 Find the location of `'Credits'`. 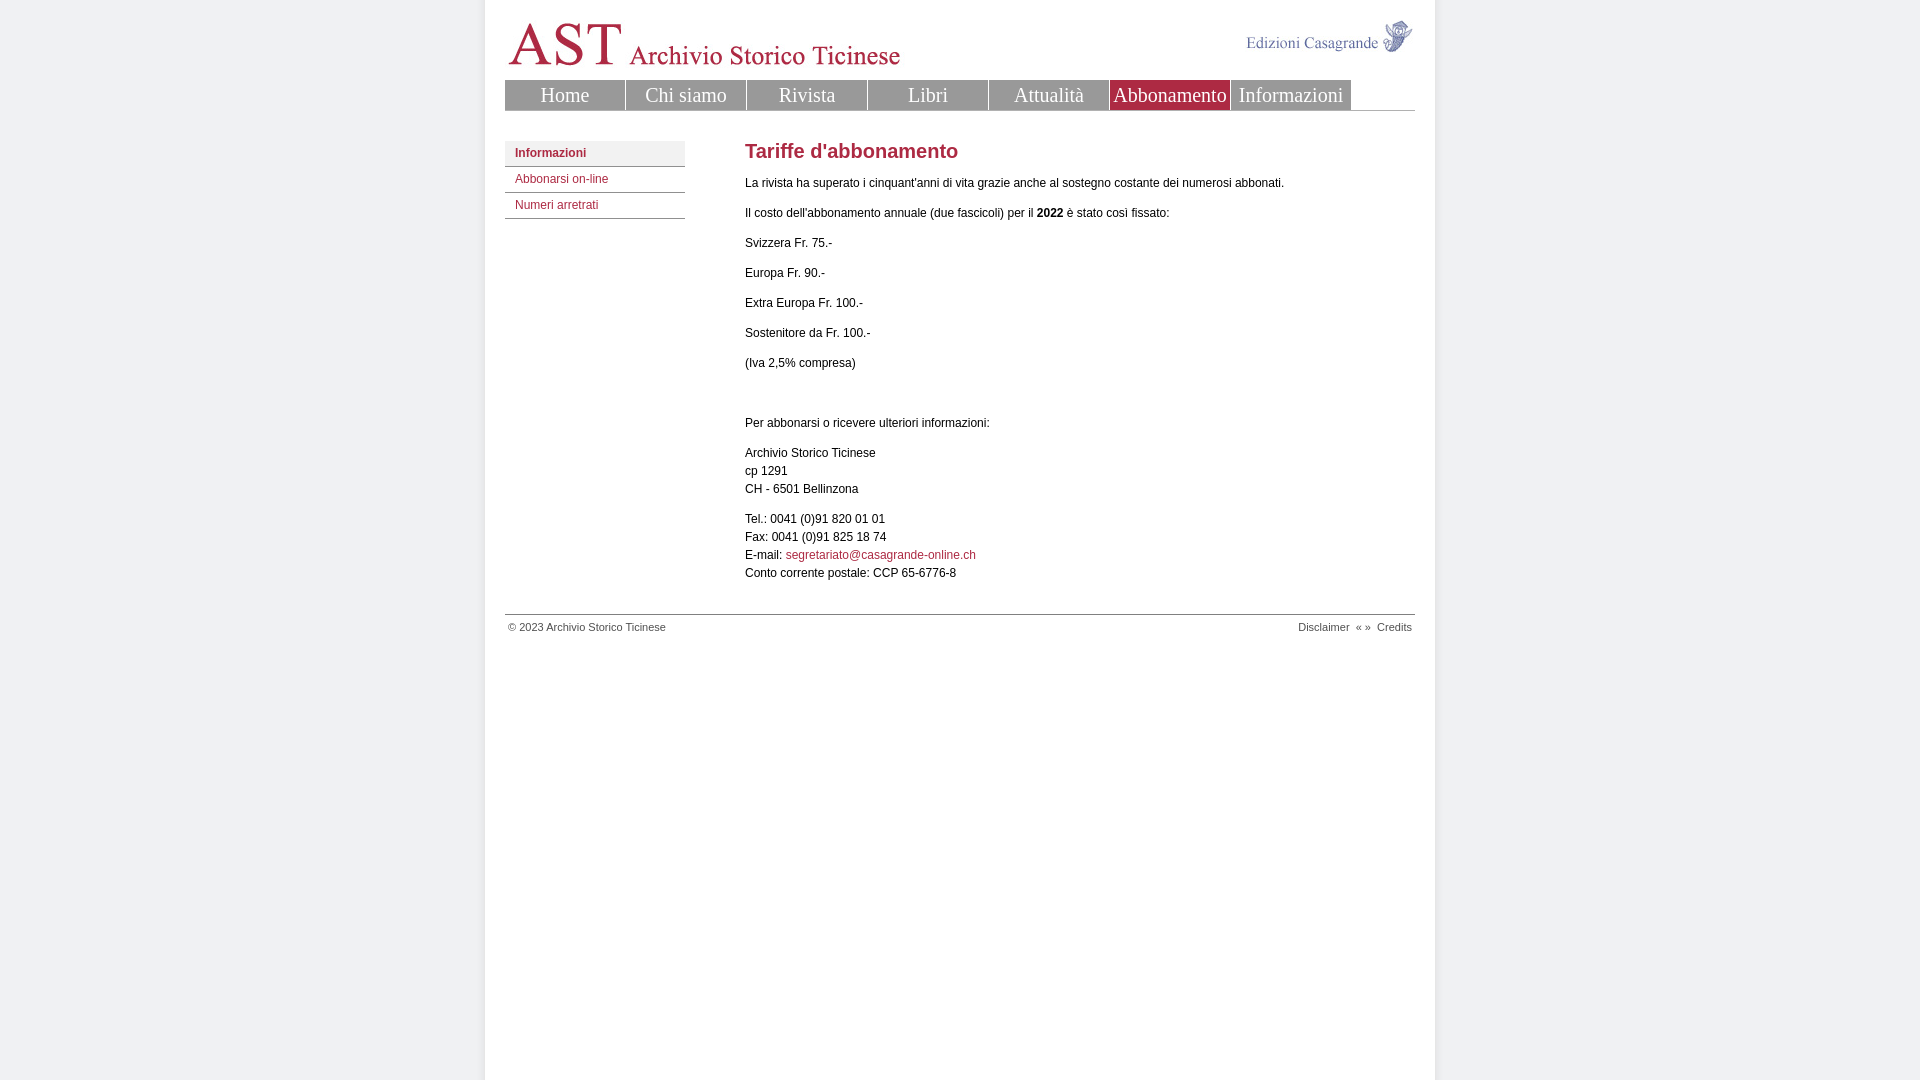

'Credits' is located at coordinates (1393, 626).